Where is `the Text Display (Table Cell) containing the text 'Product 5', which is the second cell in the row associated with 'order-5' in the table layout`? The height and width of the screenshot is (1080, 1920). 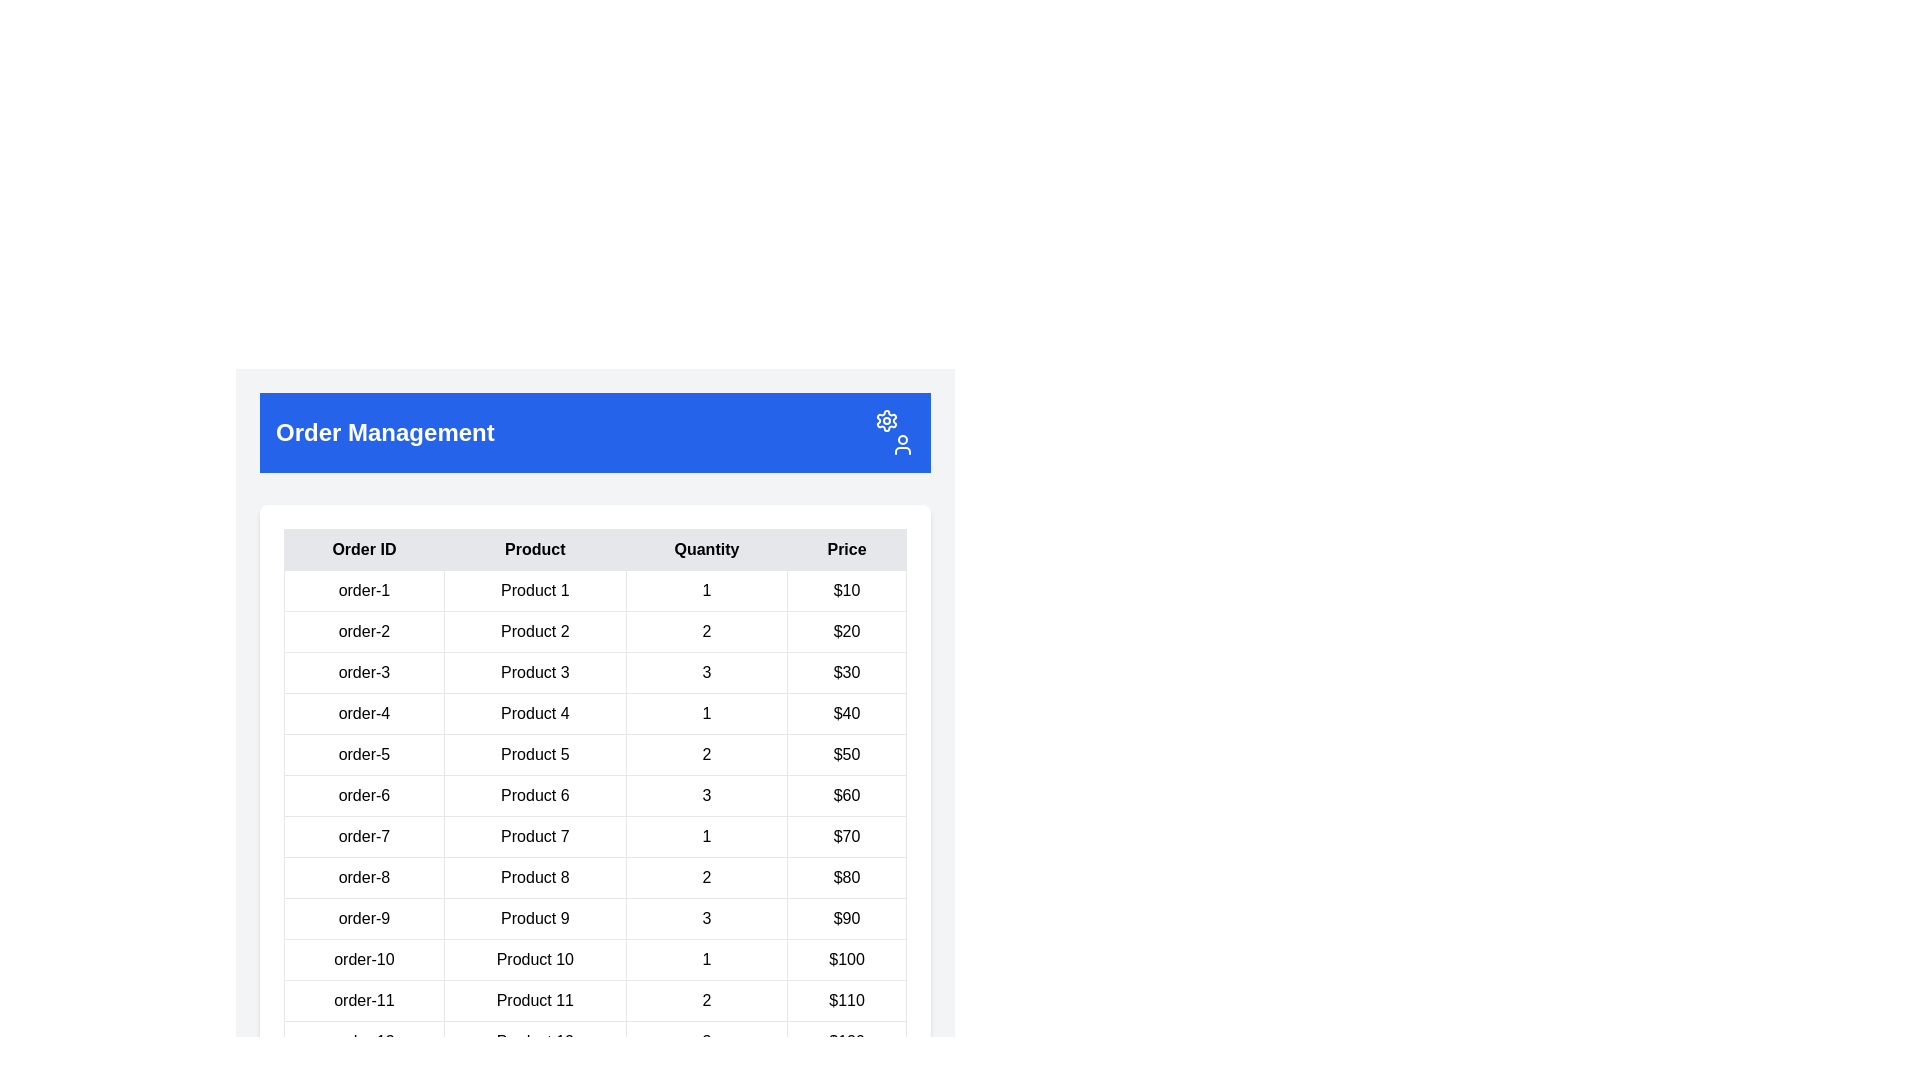 the Text Display (Table Cell) containing the text 'Product 5', which is the second cell in the row associated with 'order-5' in the table layout is located at coordinates (535, 755).